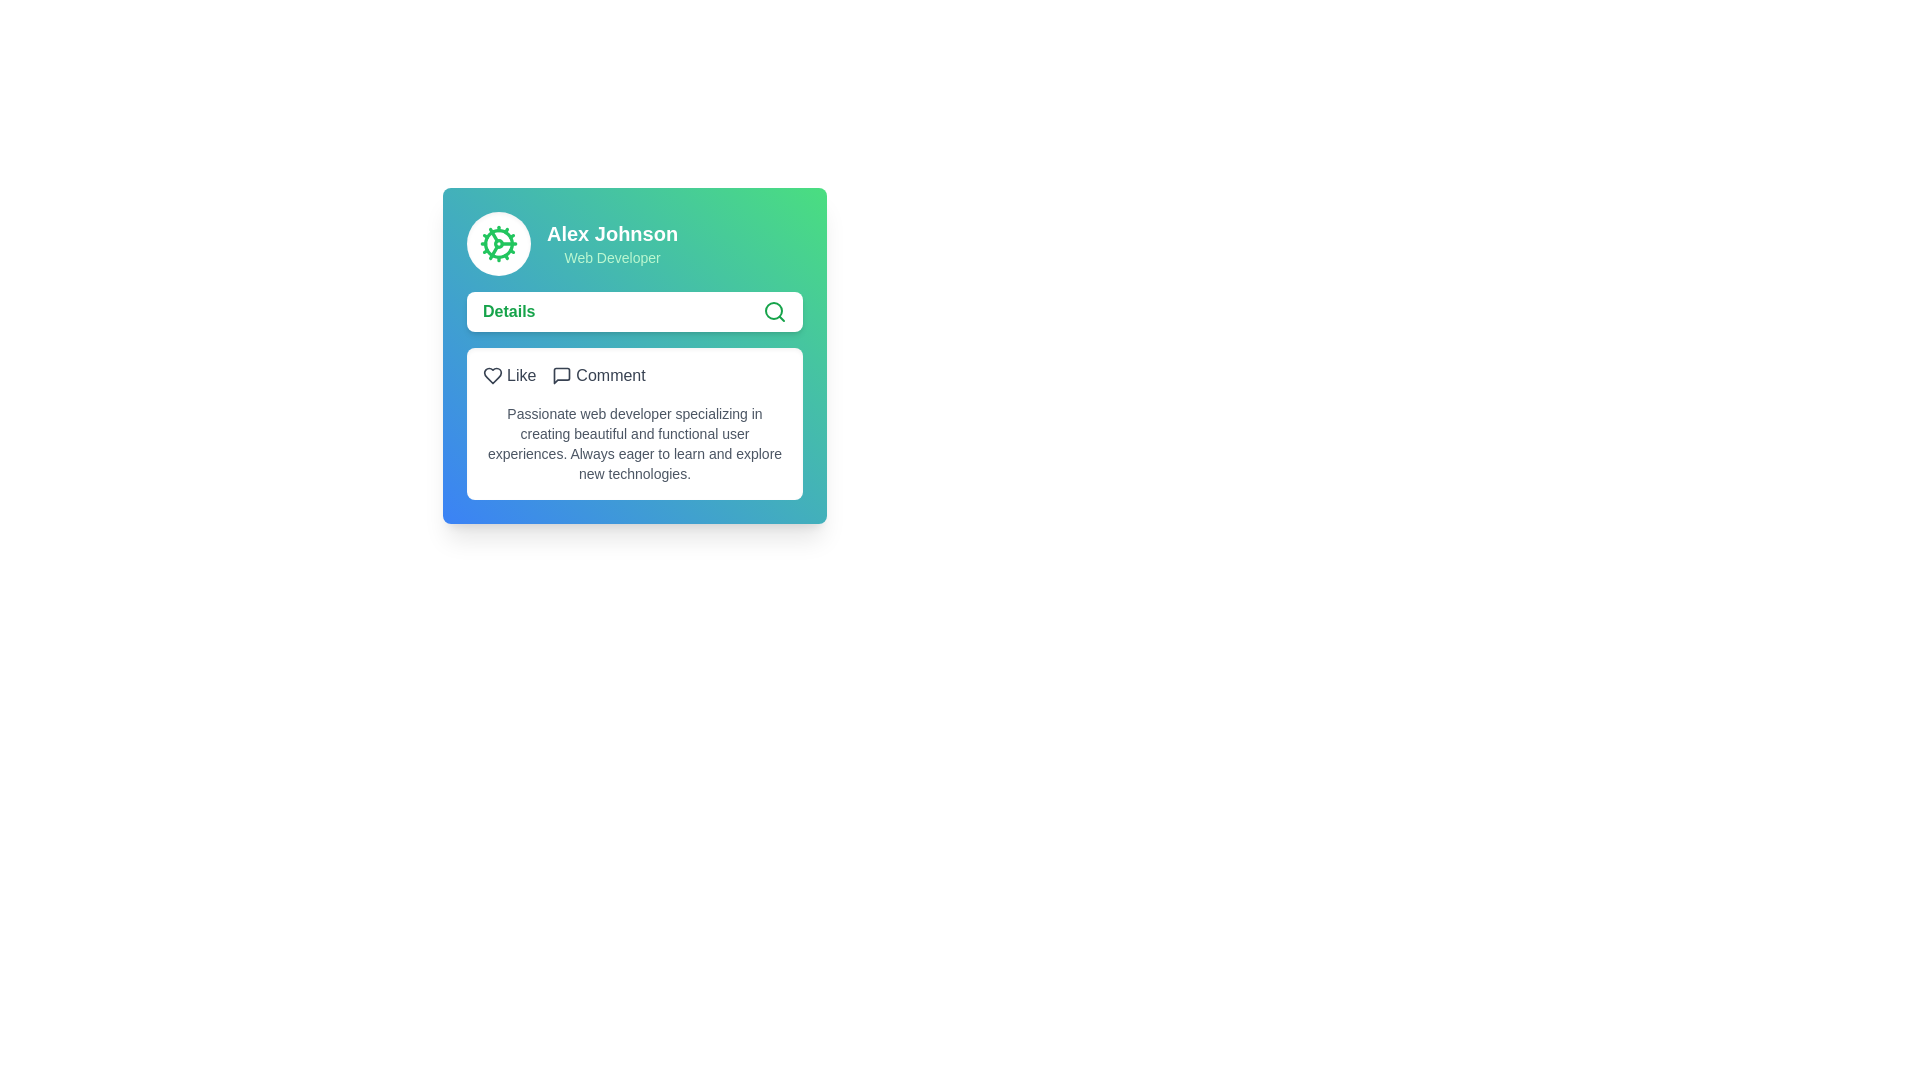 The height and width of the screenshot is (1080, 1920). Describe the element at coordinates (772, 311) in the screenshot. I see `the circular part of the magnifying glass icon, which is styled with a thin line and located near the upper right corner of the white search bar below the 'Details' user profile section` at that location.